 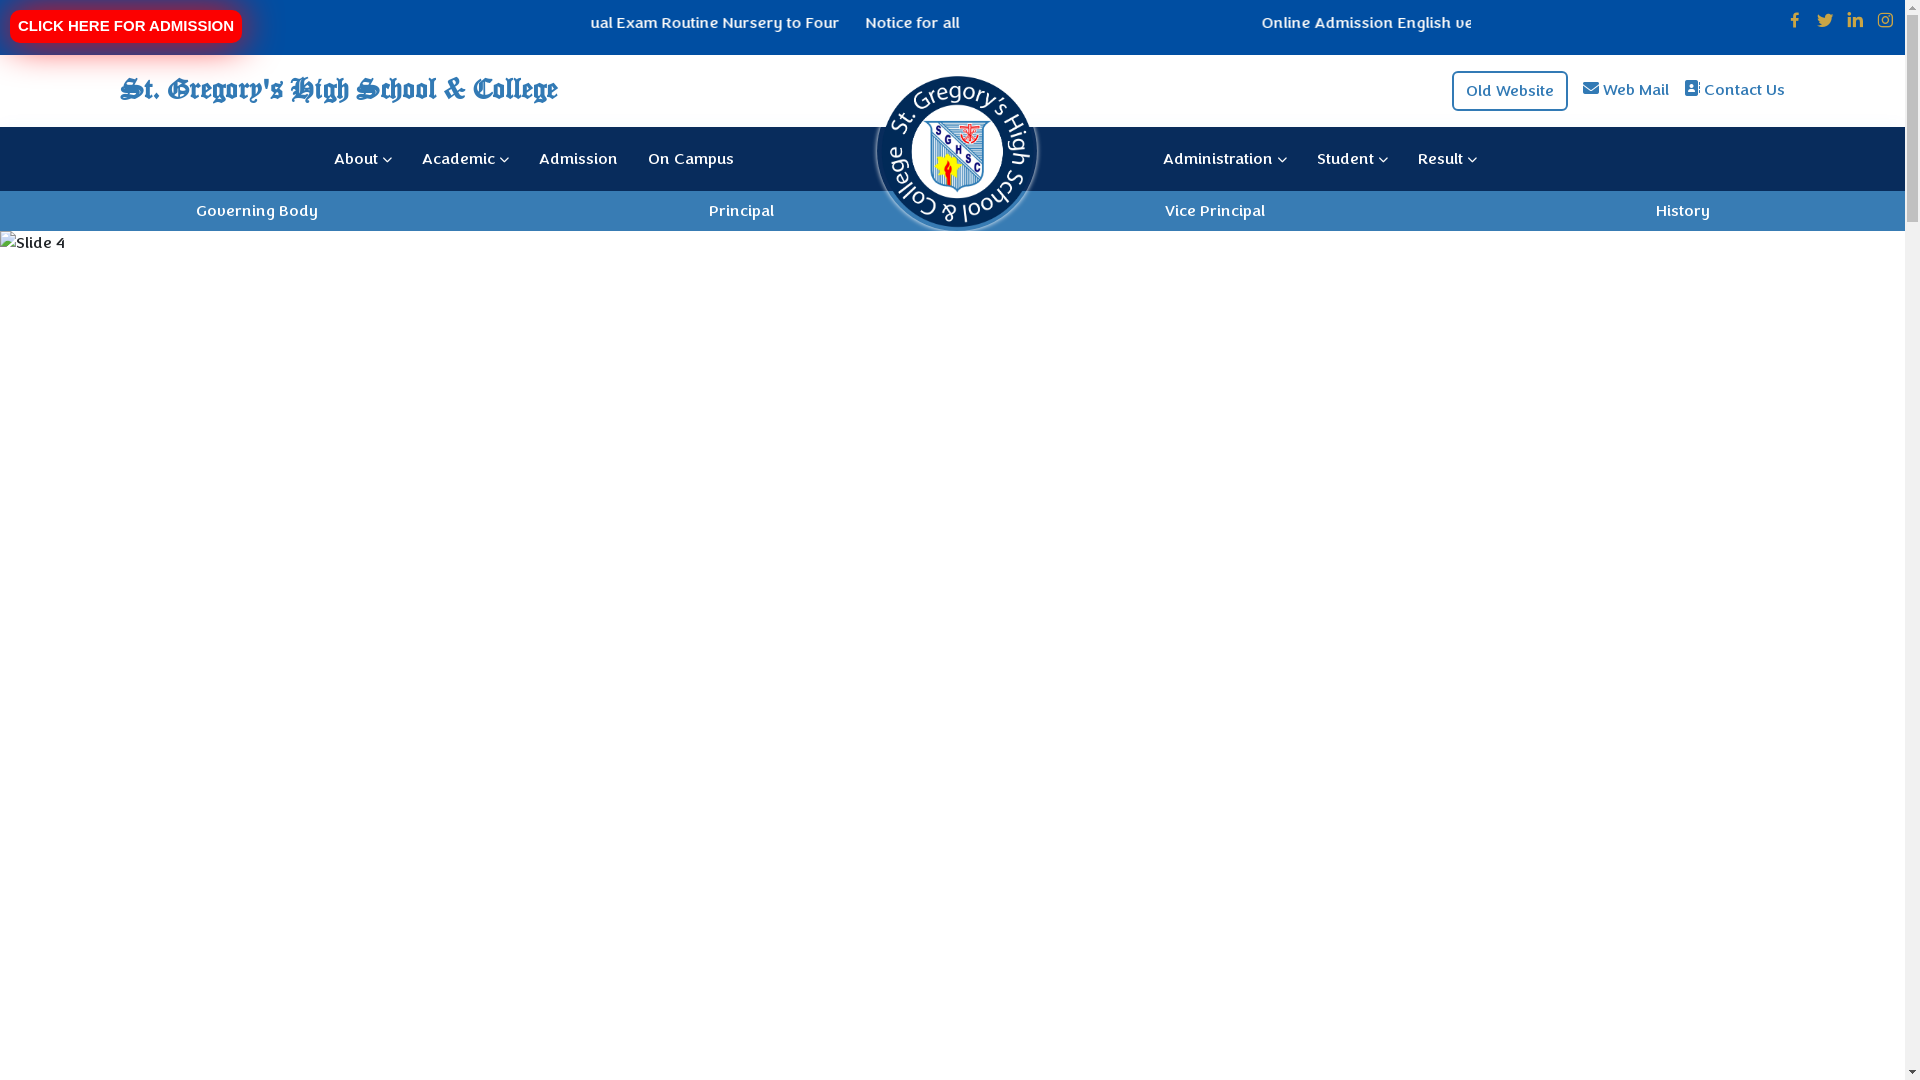 What do you see at coordinates (1743, 88) in the screenshot?
I see `'Contact Us'` at bounding box center [1743, 88].